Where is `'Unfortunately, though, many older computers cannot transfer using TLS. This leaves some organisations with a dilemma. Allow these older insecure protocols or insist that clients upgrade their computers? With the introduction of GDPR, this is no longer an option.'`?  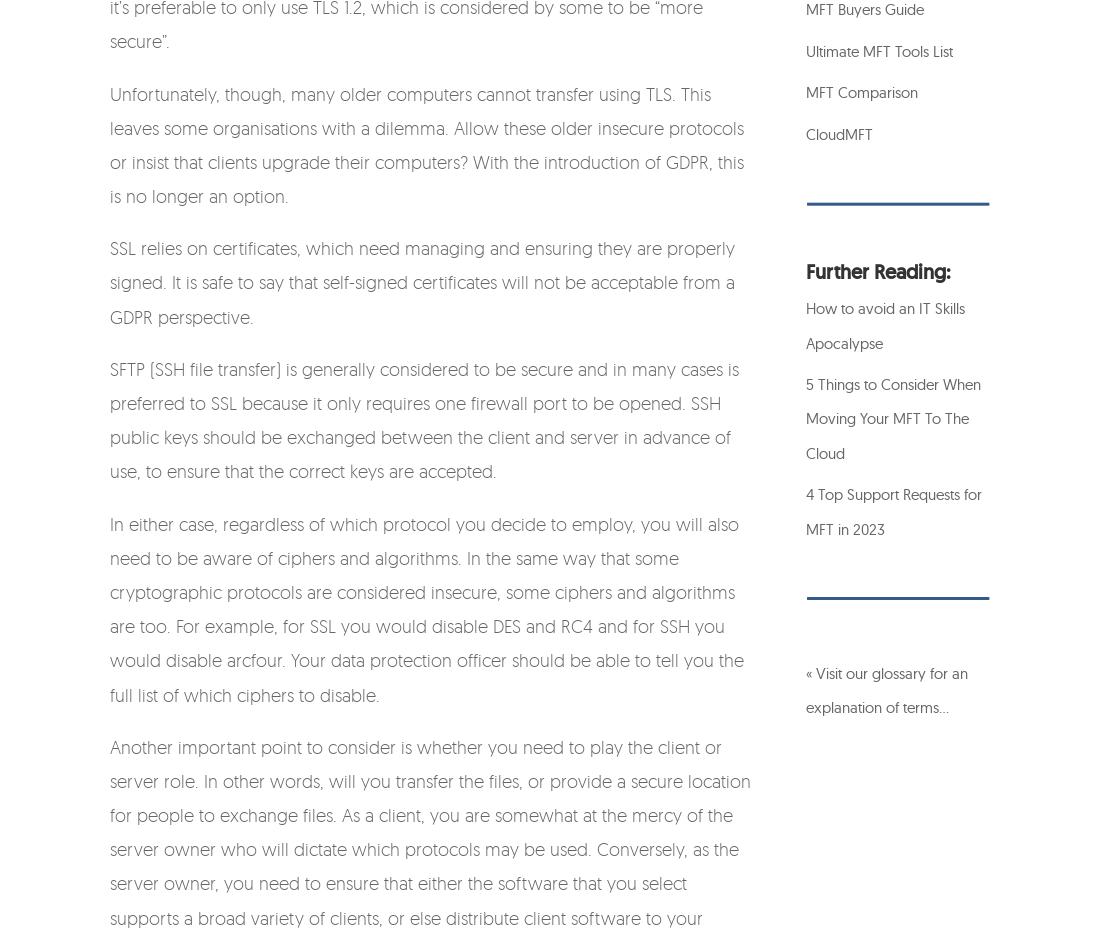 'Unfortunately, though, many older computers cannot transfer using TLS. This leaves some organisations with a dilemma. Allow these older insecure protocols or insist that clients upgrade their computers? With the introduction of GDPR, this is no longer an option.' is located at coordinates (426, 143).